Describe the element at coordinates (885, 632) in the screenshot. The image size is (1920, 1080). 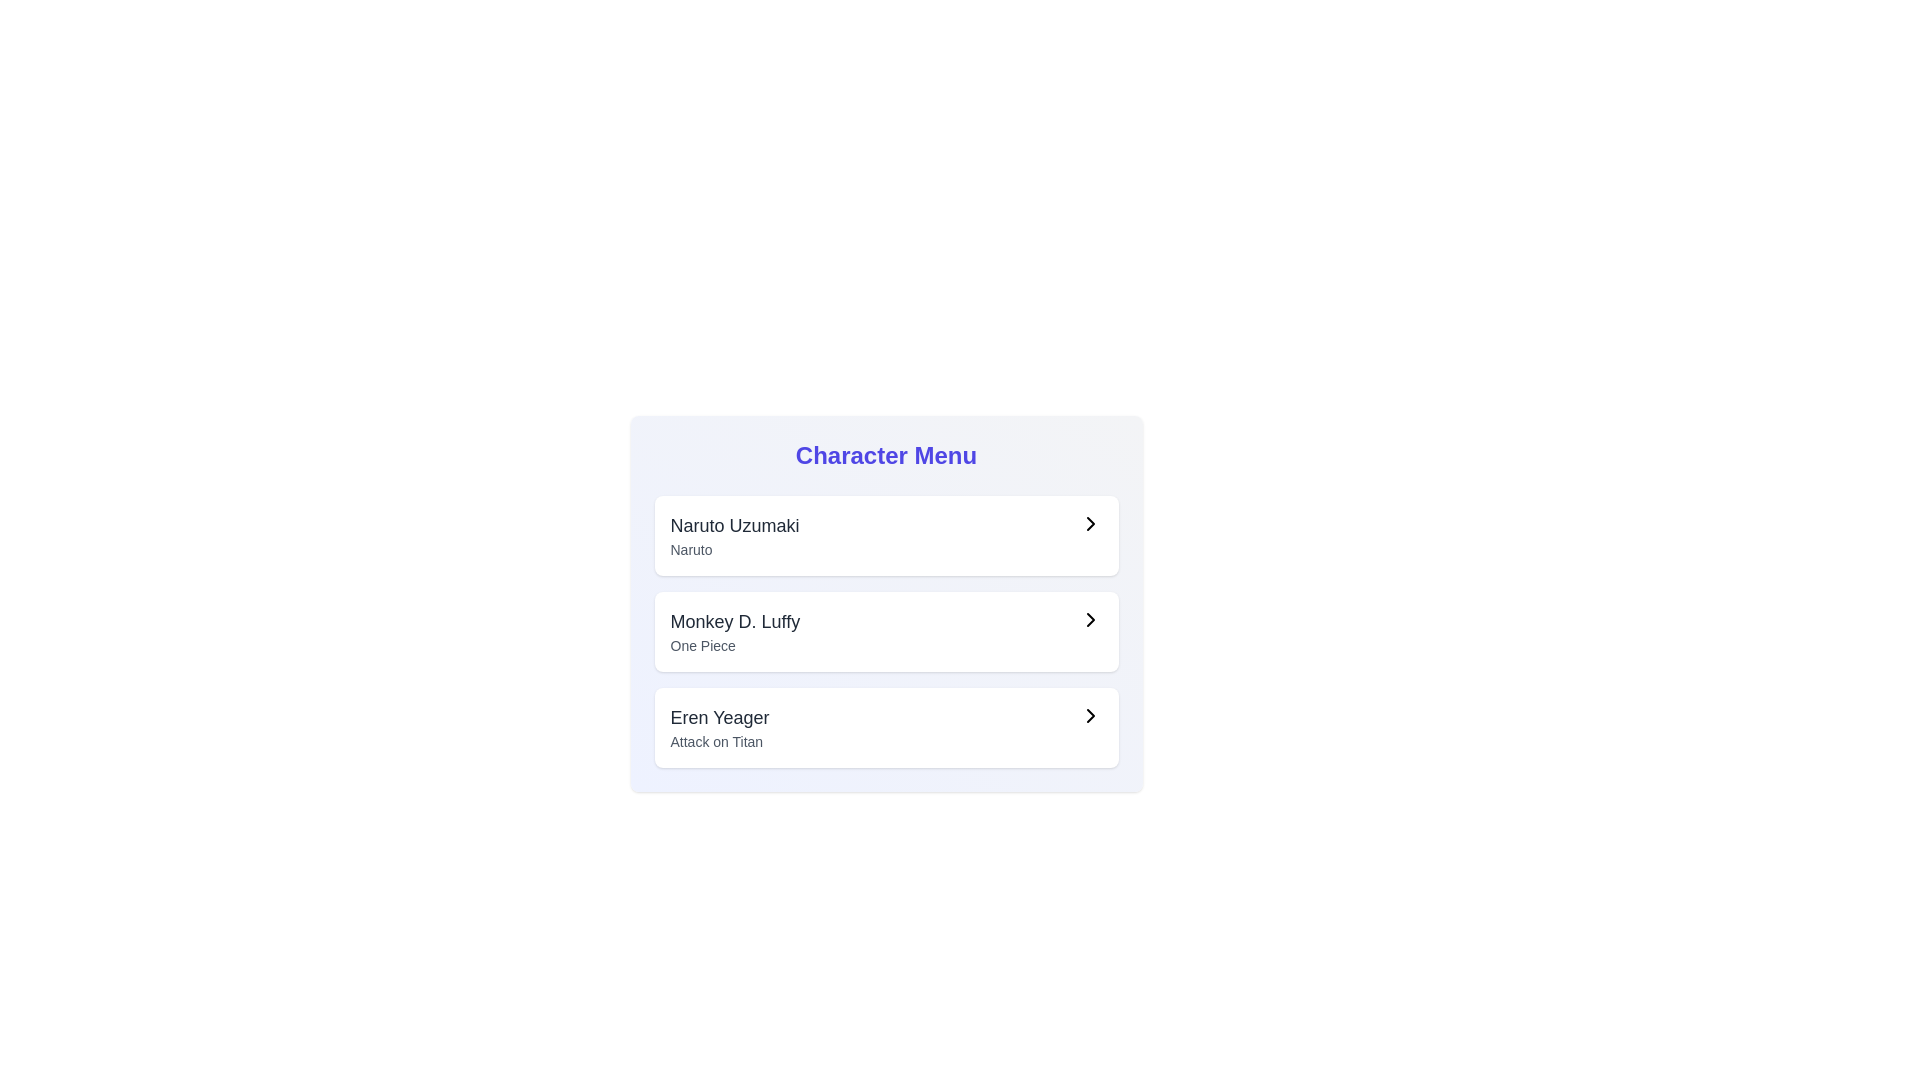
I see `the selectable list item representing 'Monkey D. Luffy'` at that location.